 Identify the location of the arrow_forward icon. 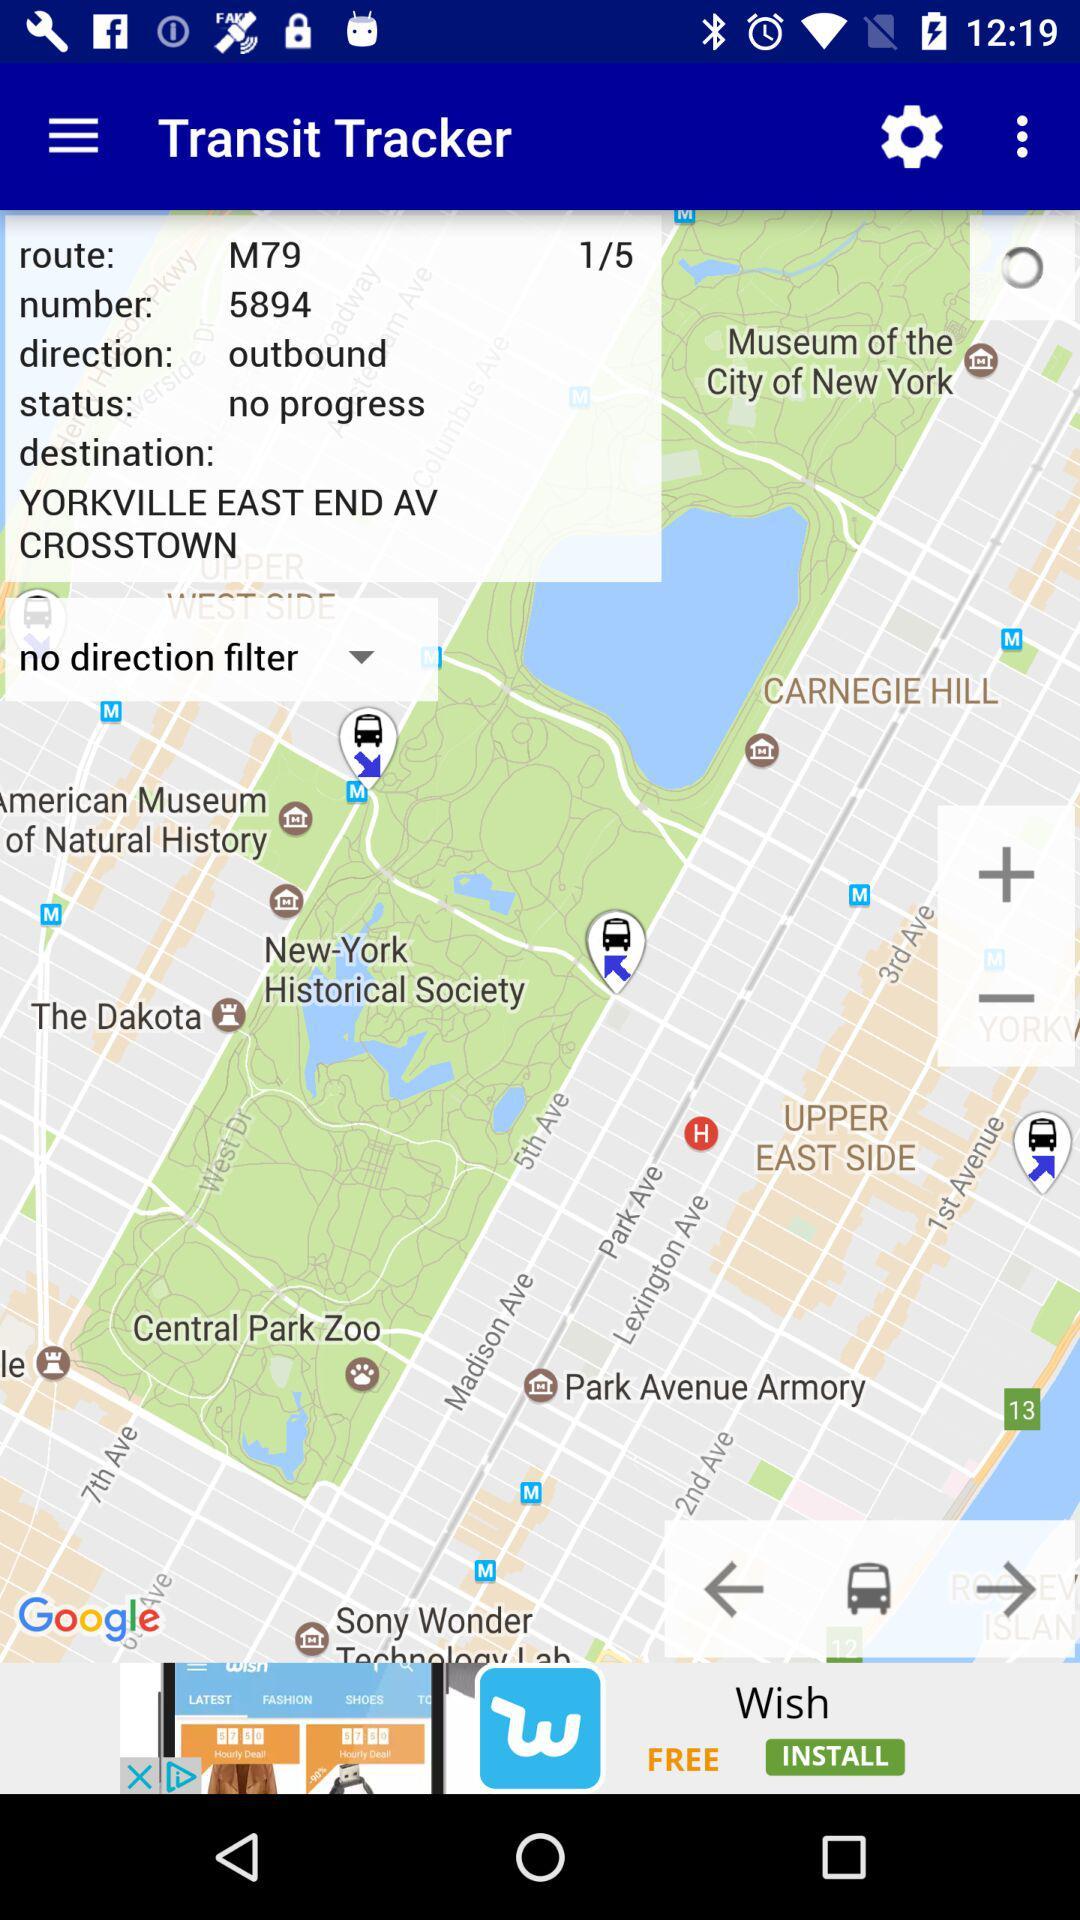
(1006, 1587).